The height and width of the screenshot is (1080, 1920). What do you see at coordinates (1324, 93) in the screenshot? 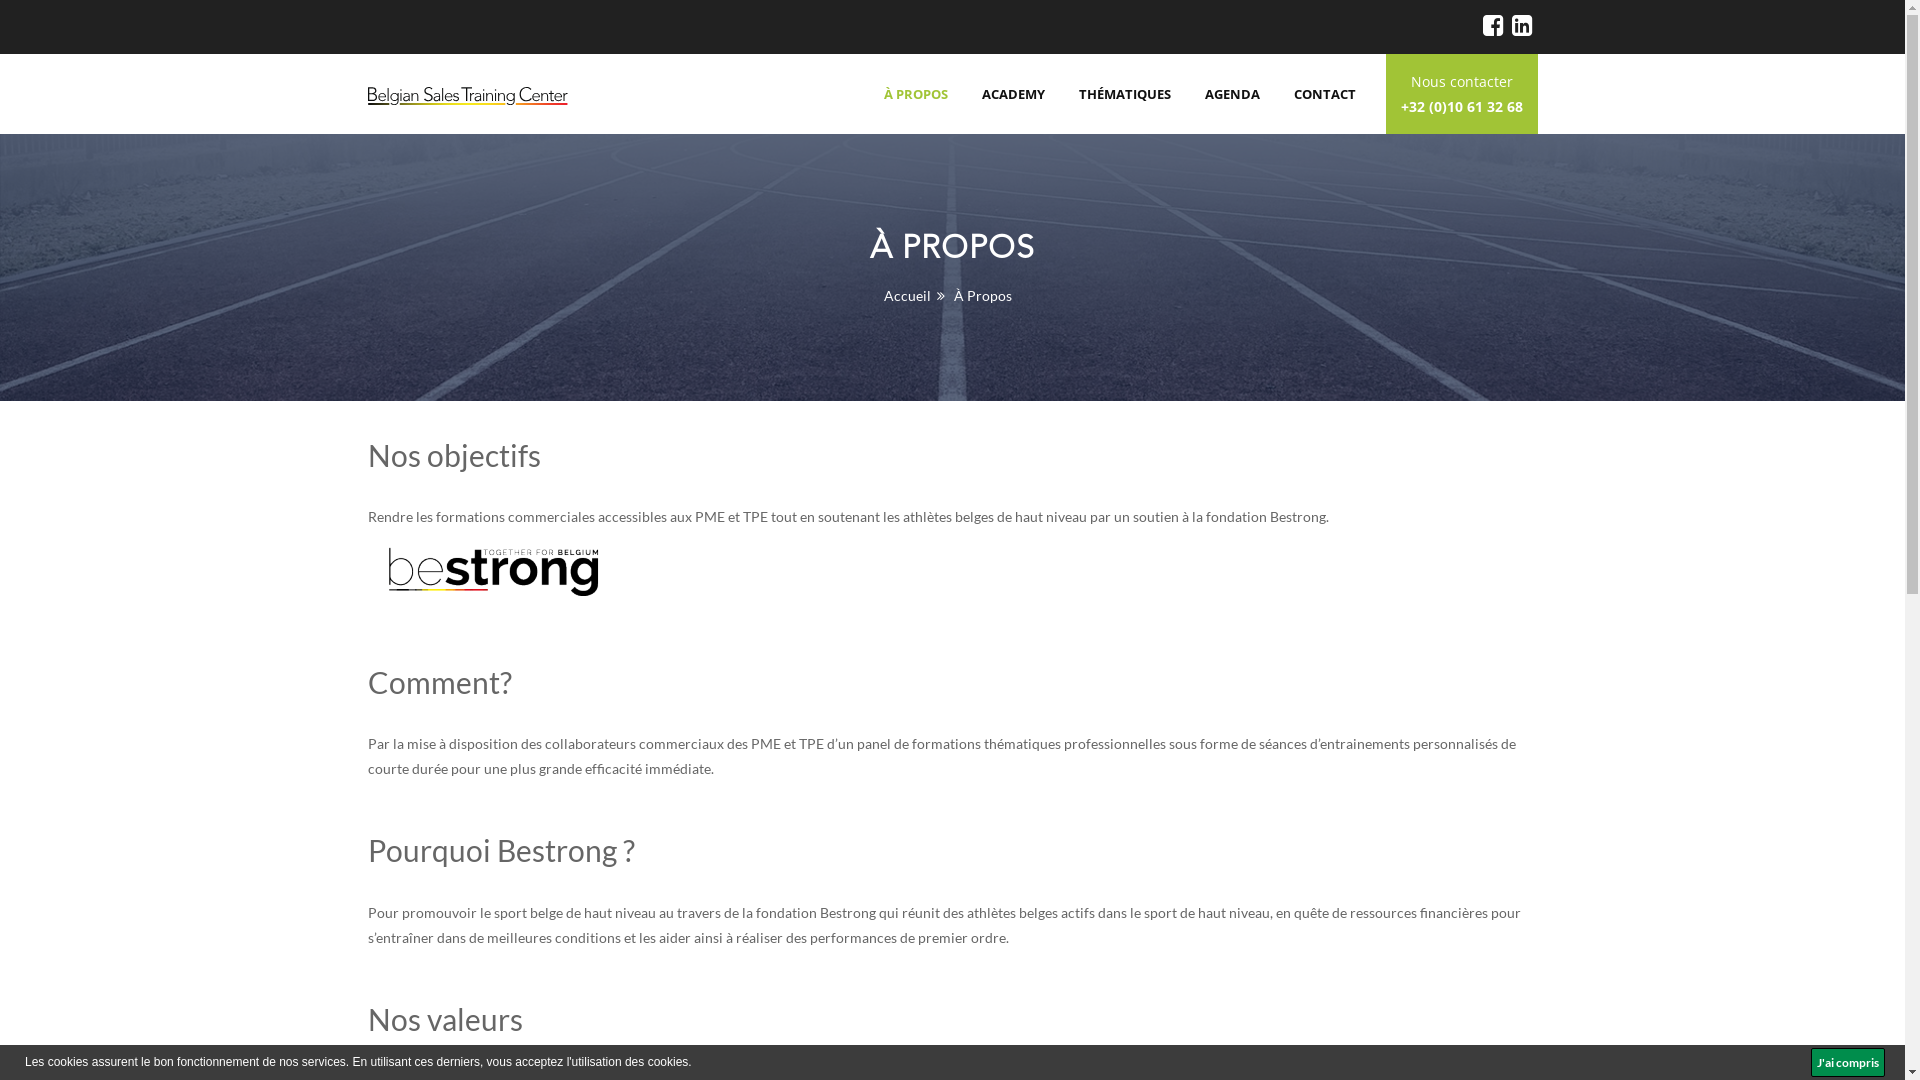
I see `'CONTACT'` at bounding box center [1324, 93].